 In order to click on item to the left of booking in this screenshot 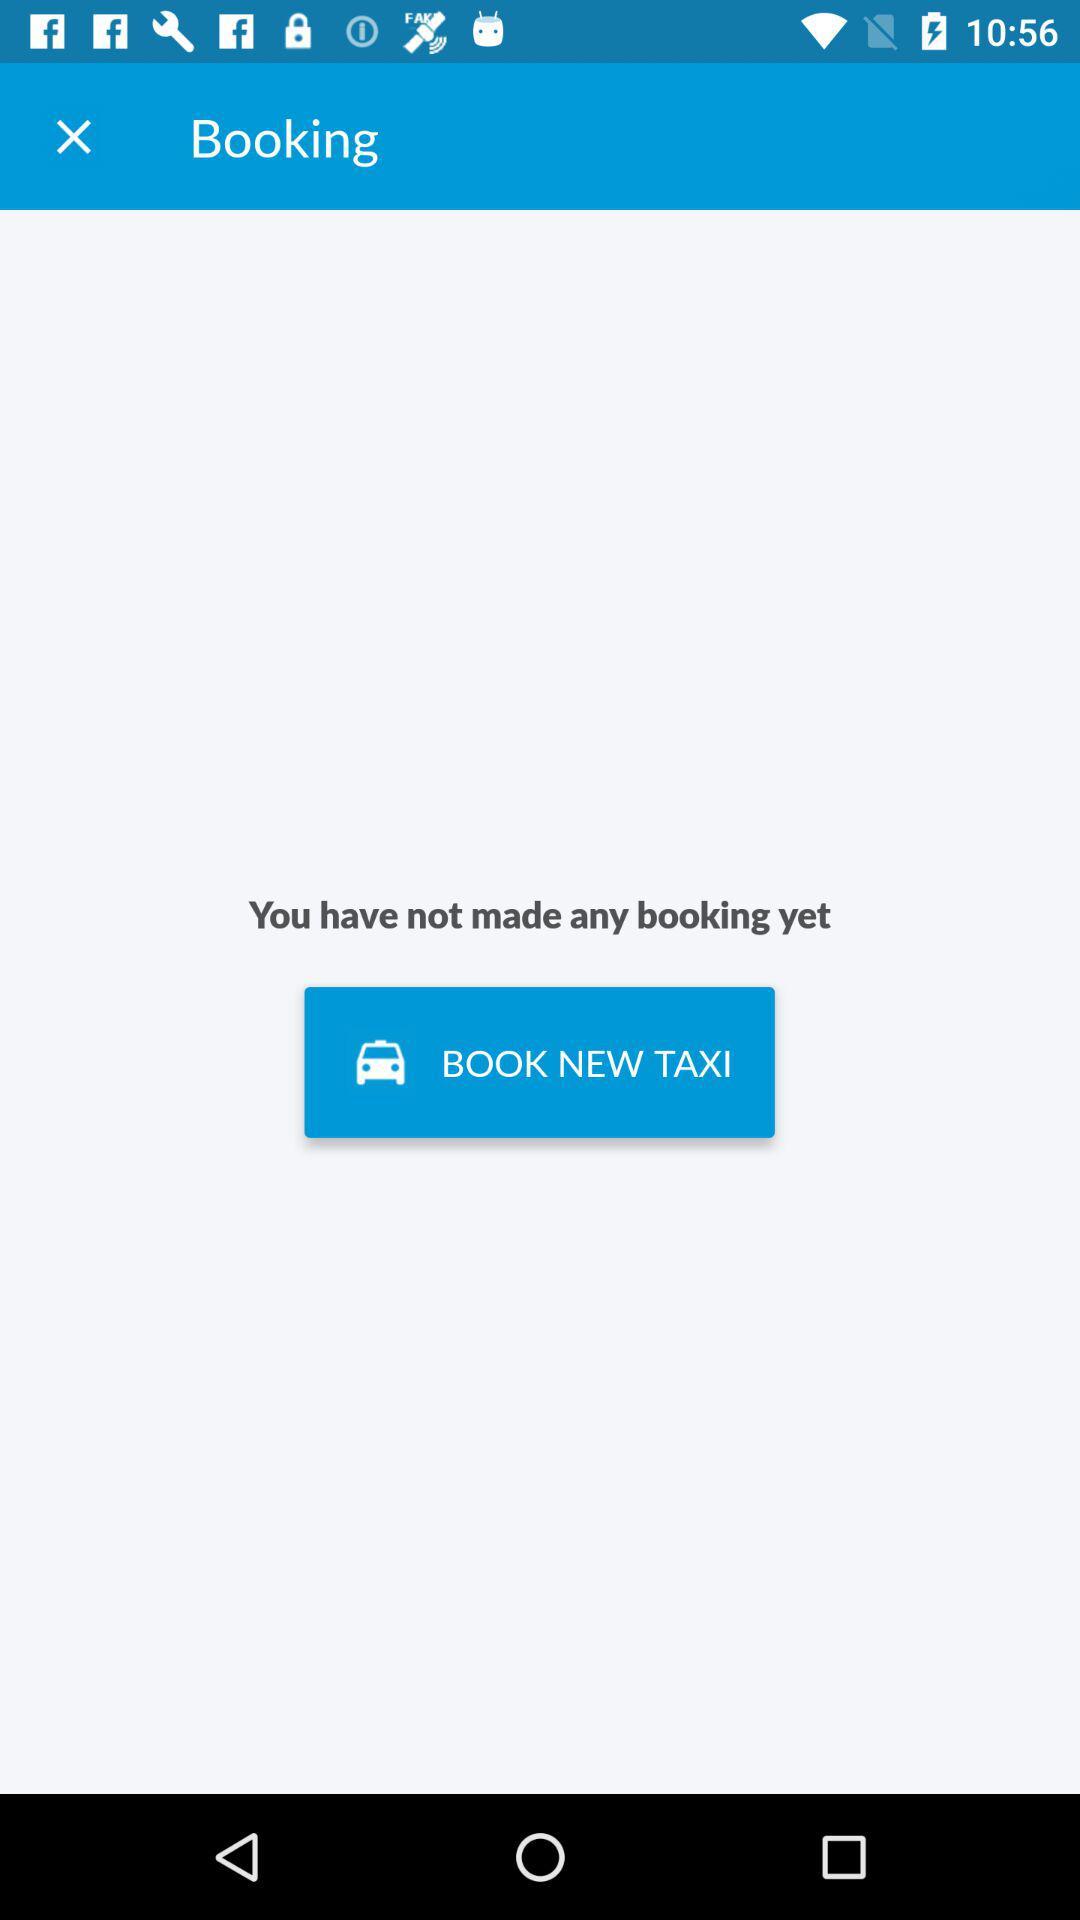, I will do `click(72, 135)`.